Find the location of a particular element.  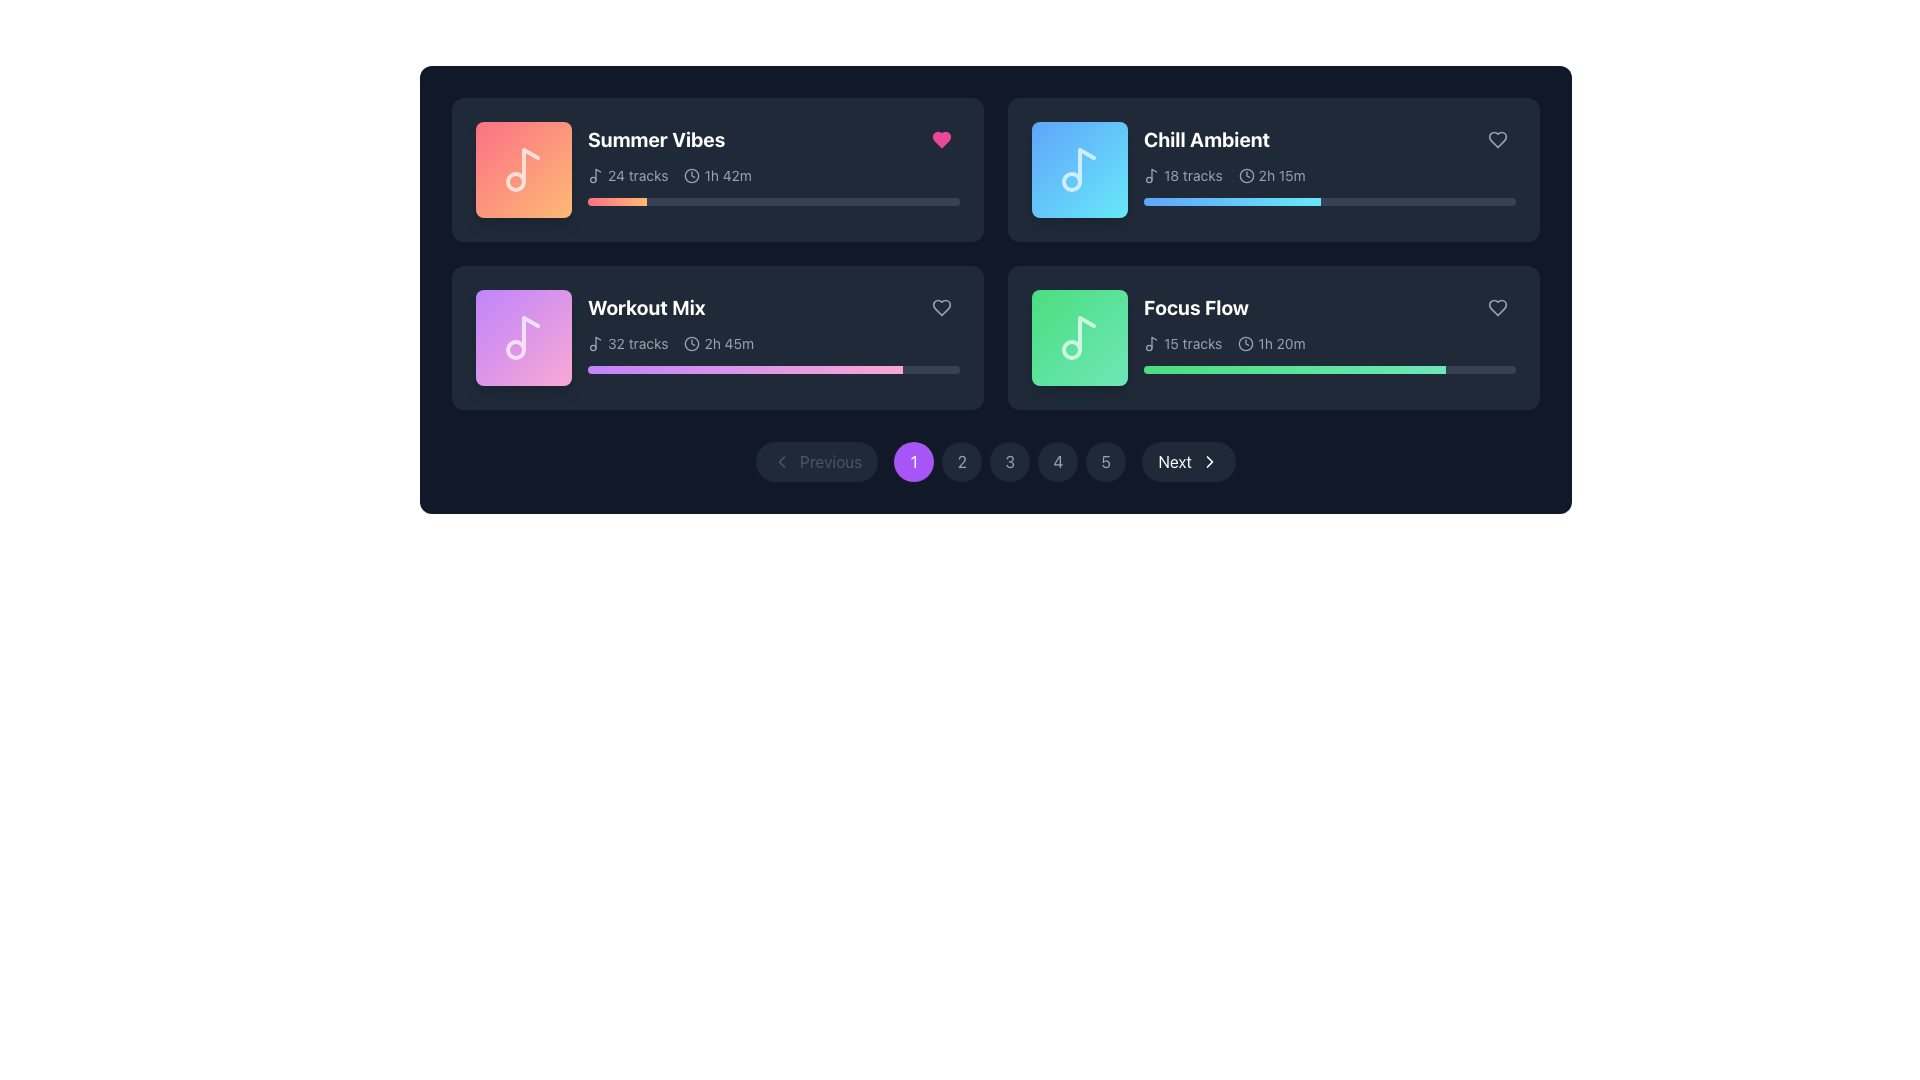

displayed information from the Text label with an icon that shows the total number of tracks in the 'Focus Flow' card's metadata row, which has a music note icon to the left is located at coordinates (1183, 342).